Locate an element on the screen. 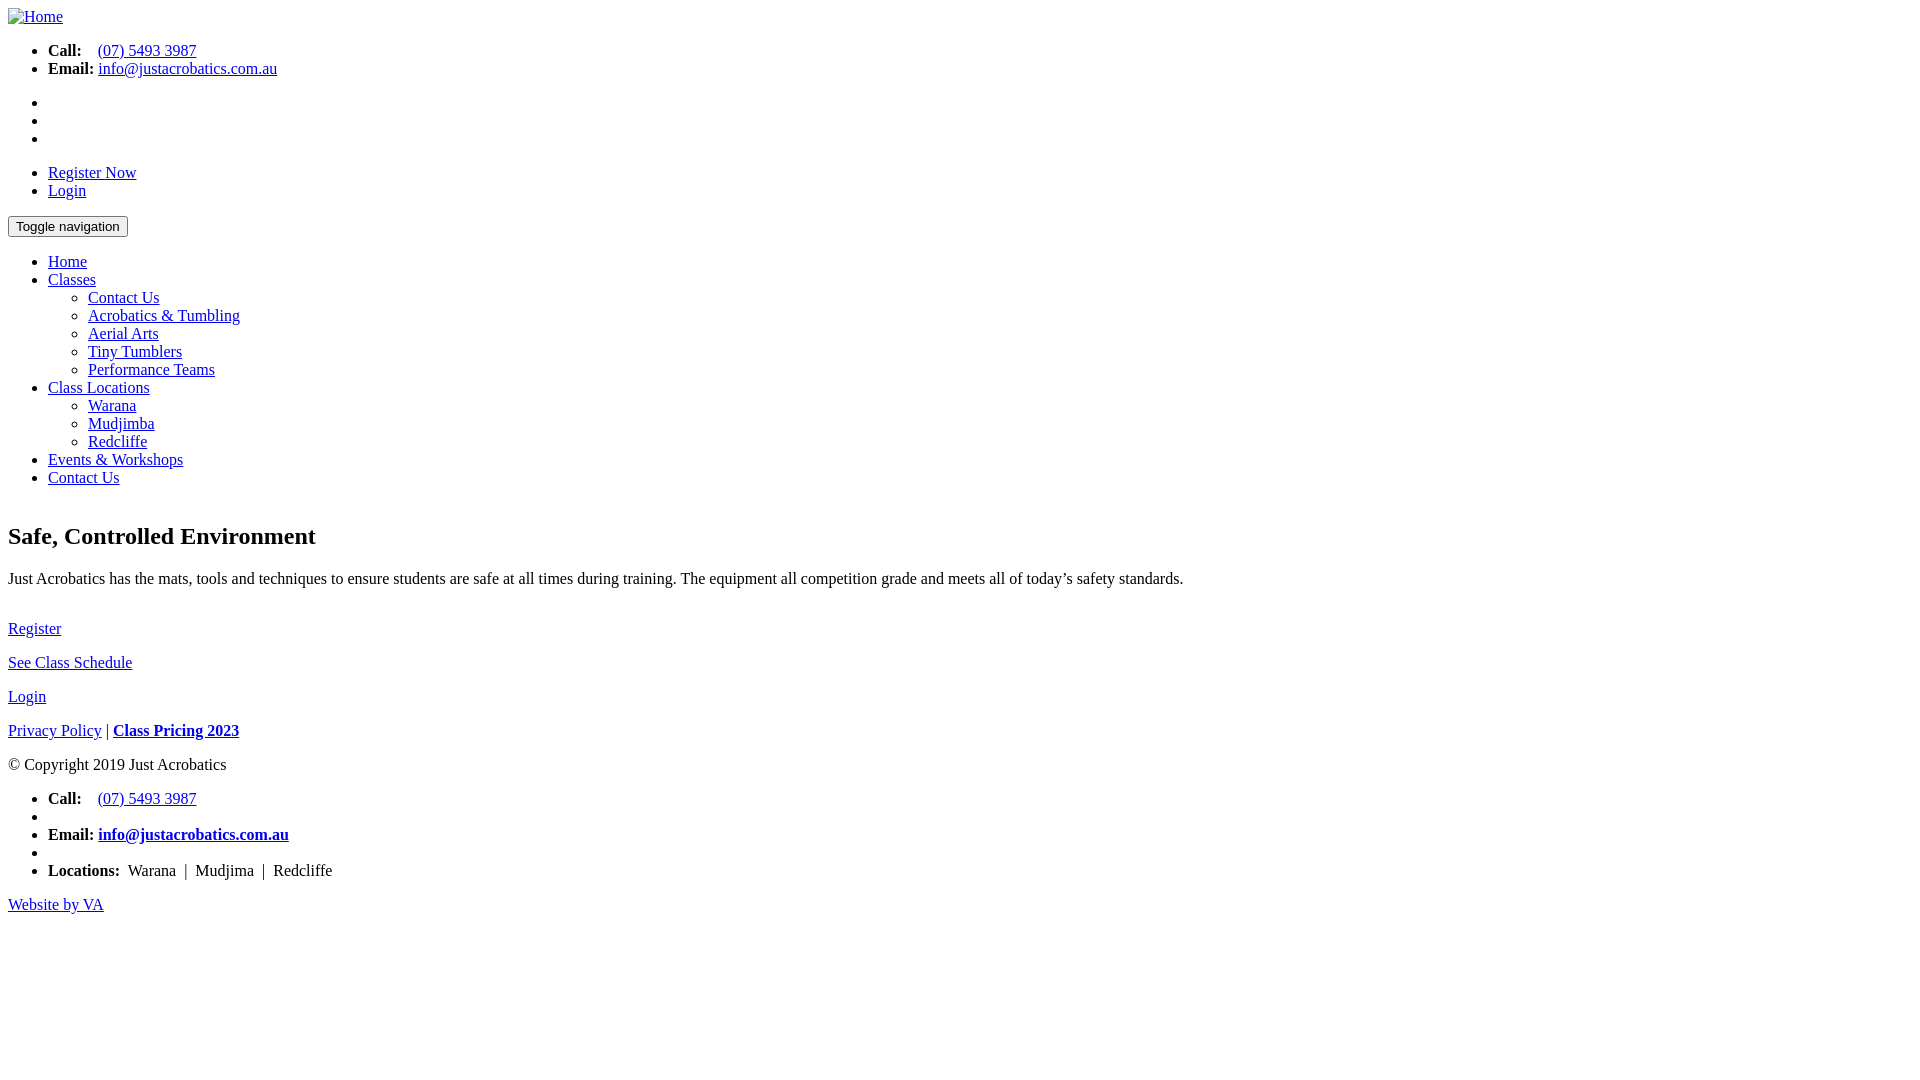  'Aerial Arts' is located at coordinates (86, 332).